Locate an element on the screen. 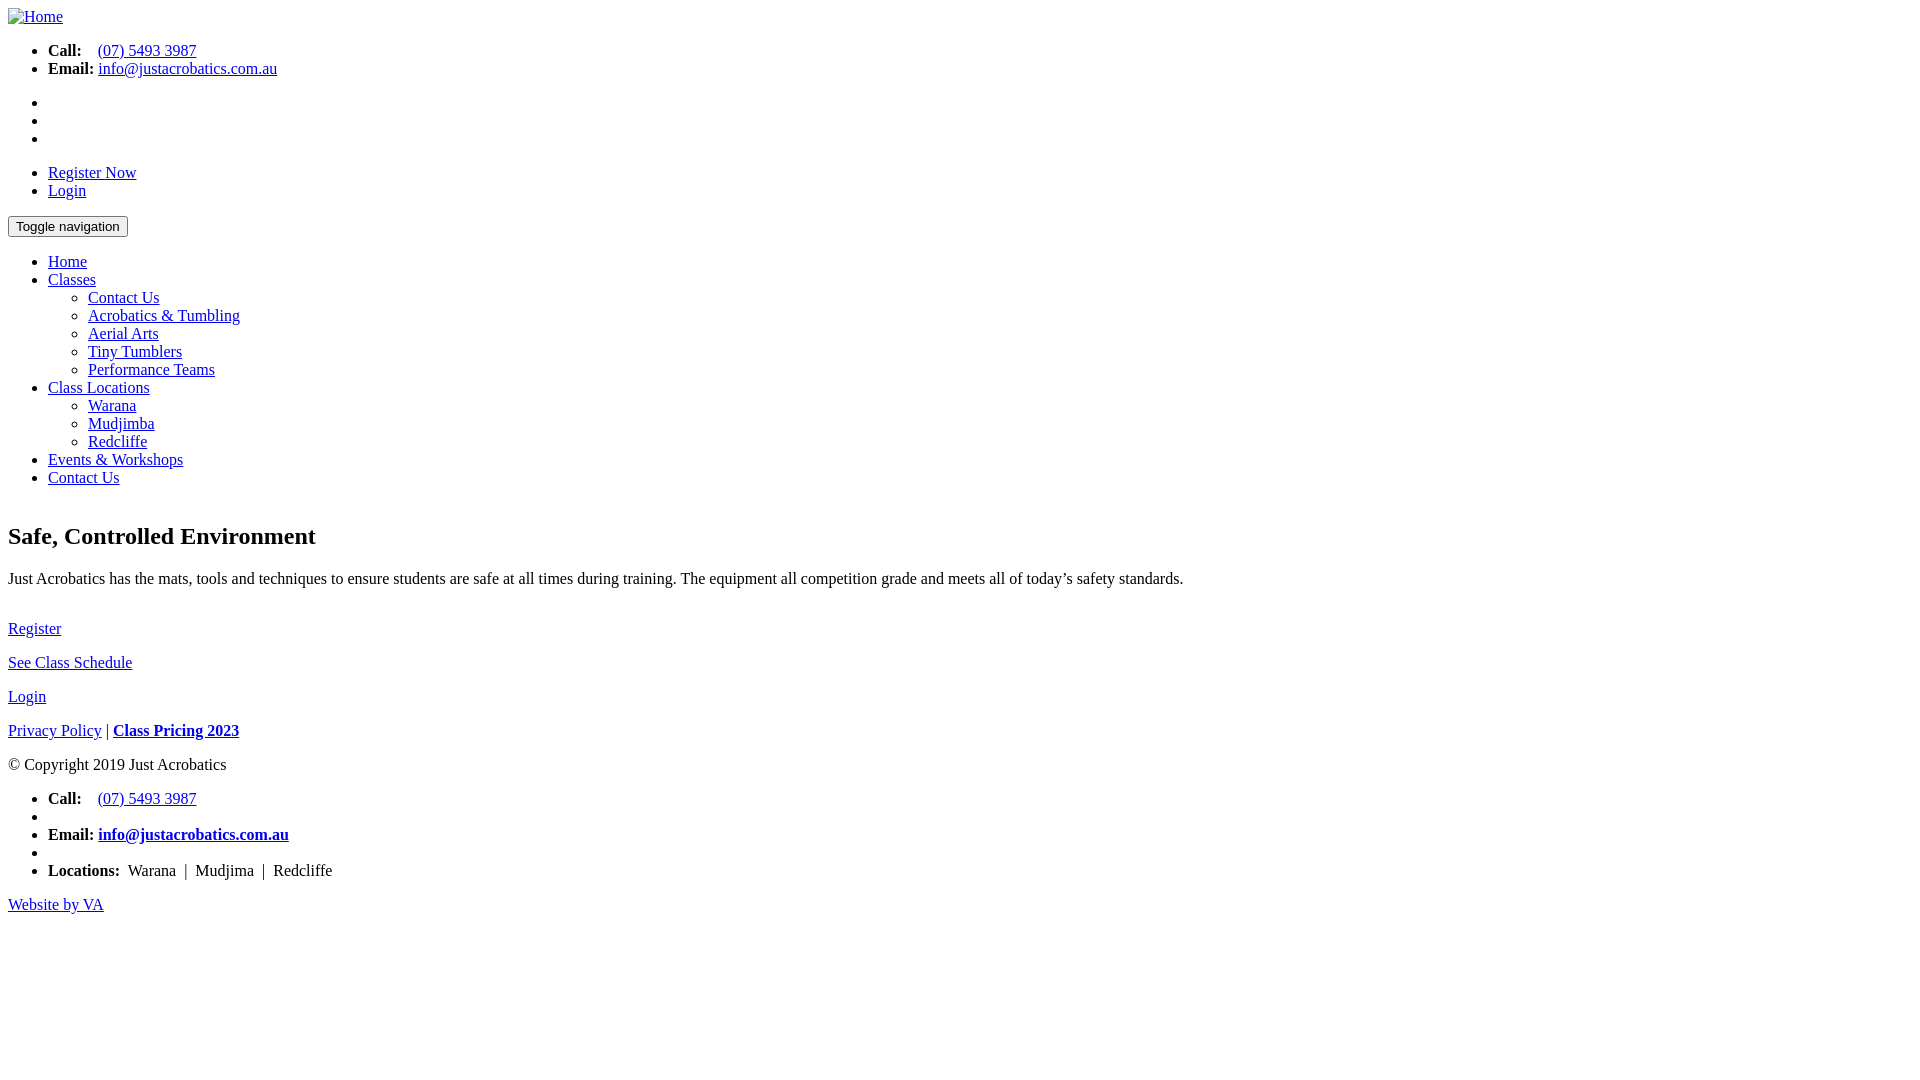  'Aerial Arts' is located at coordinates (86, 332).